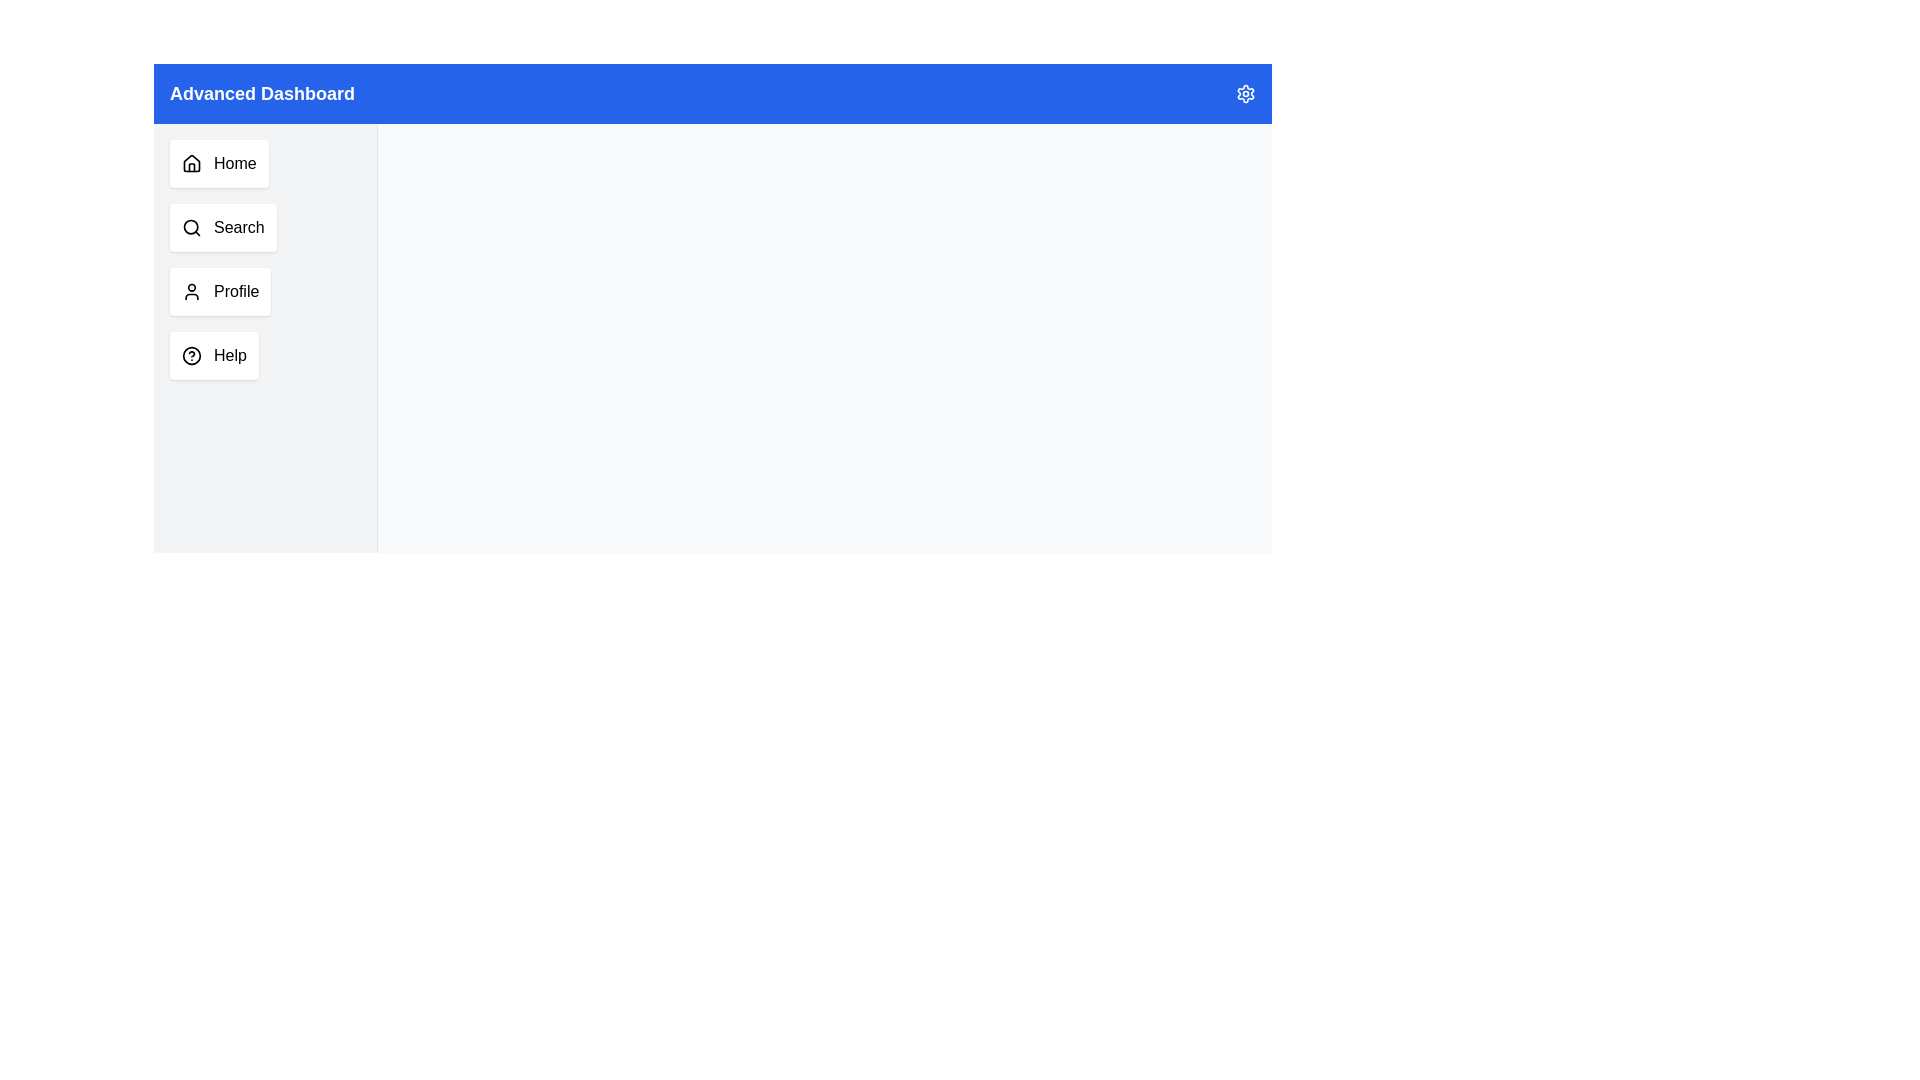 This screenshot has height=1080, width=1920. I want to click on the SVG circle that represents the 'Help' function in the vertical navigation menu, located in the left panel, specifically as the fourth item below the 'Profile' section, so click(192, 354).